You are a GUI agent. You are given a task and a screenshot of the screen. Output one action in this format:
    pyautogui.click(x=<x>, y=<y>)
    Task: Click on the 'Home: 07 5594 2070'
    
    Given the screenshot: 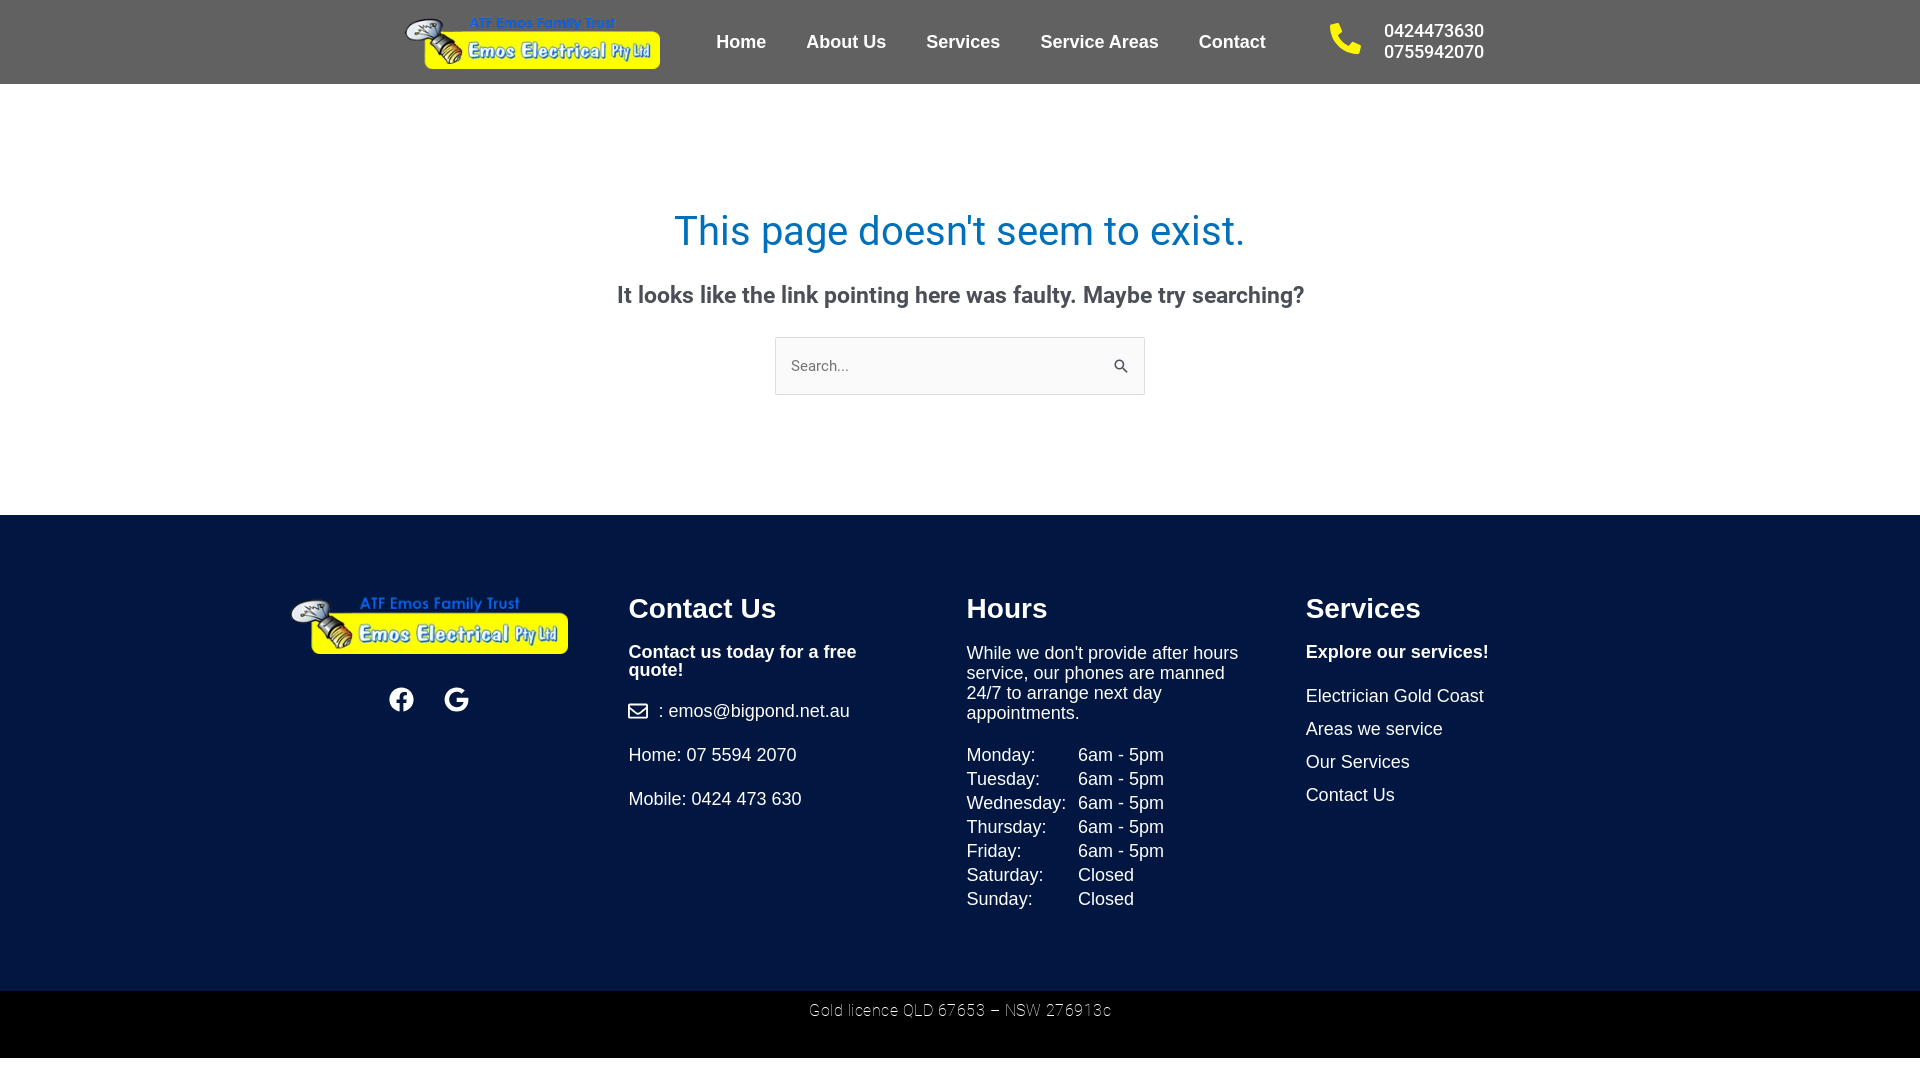 What is the action you would take?
    pyautogui.click(x=627, y=755)
    